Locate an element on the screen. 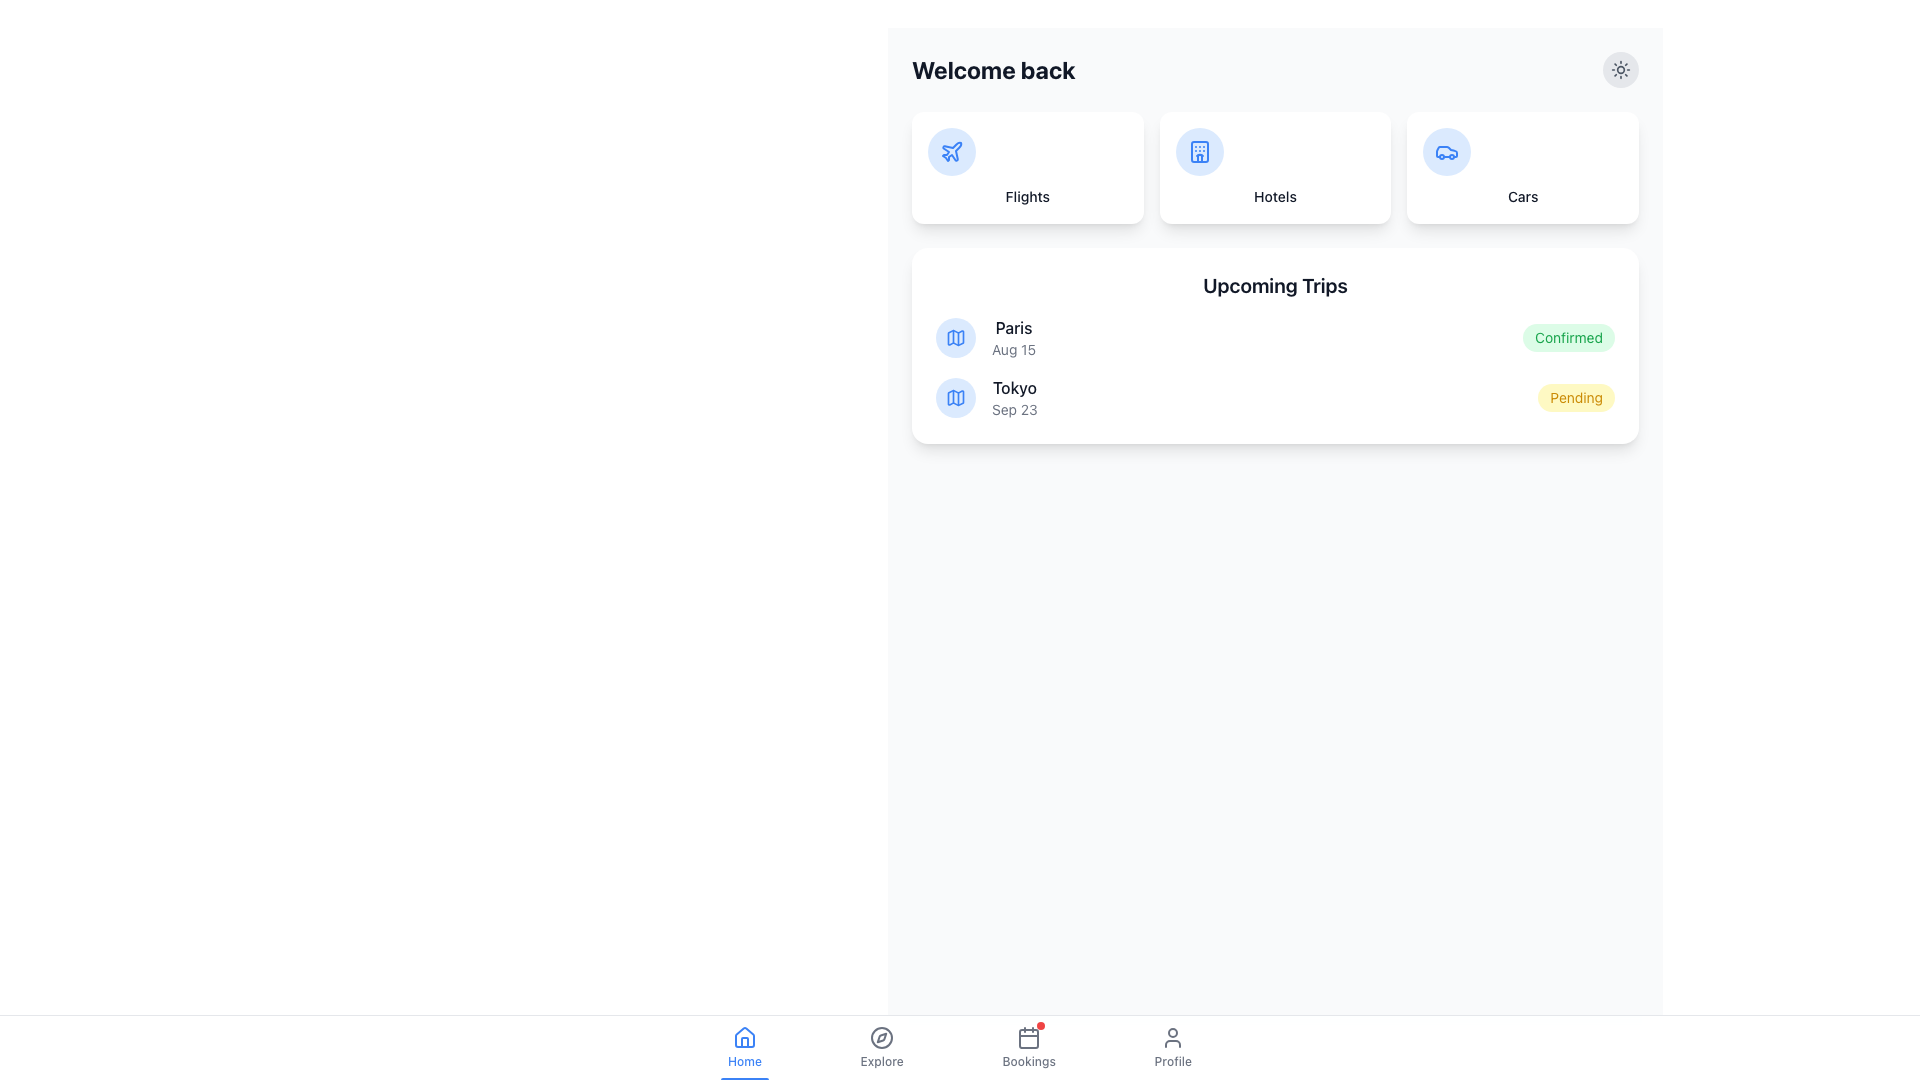 The width and height of the screenshot is (1920, 1080). the 'Hotels' category icon, which is centrally located in the second card under the 'Welcome back' heading, positioned between the 'Flights' and 'Cars' cards is located at coordinates (1199, 150).